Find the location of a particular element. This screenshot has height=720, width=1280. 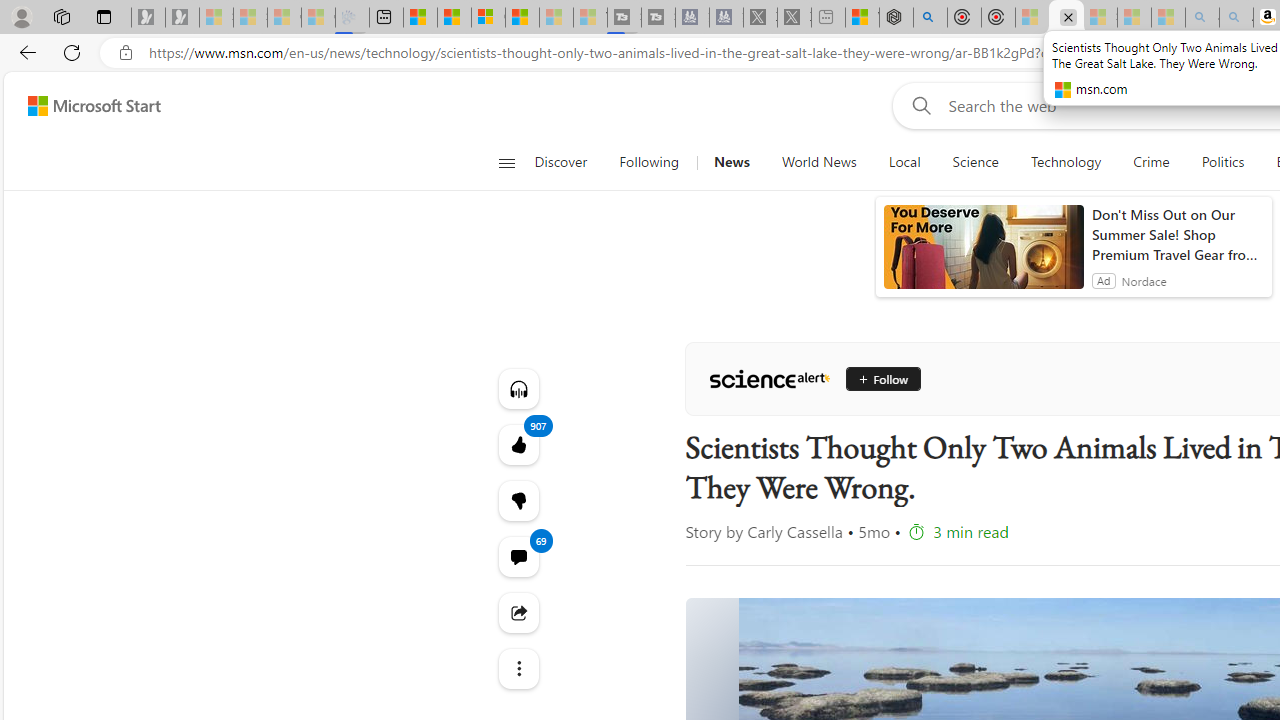

'anim-content' is located at coordinates (983, 254).